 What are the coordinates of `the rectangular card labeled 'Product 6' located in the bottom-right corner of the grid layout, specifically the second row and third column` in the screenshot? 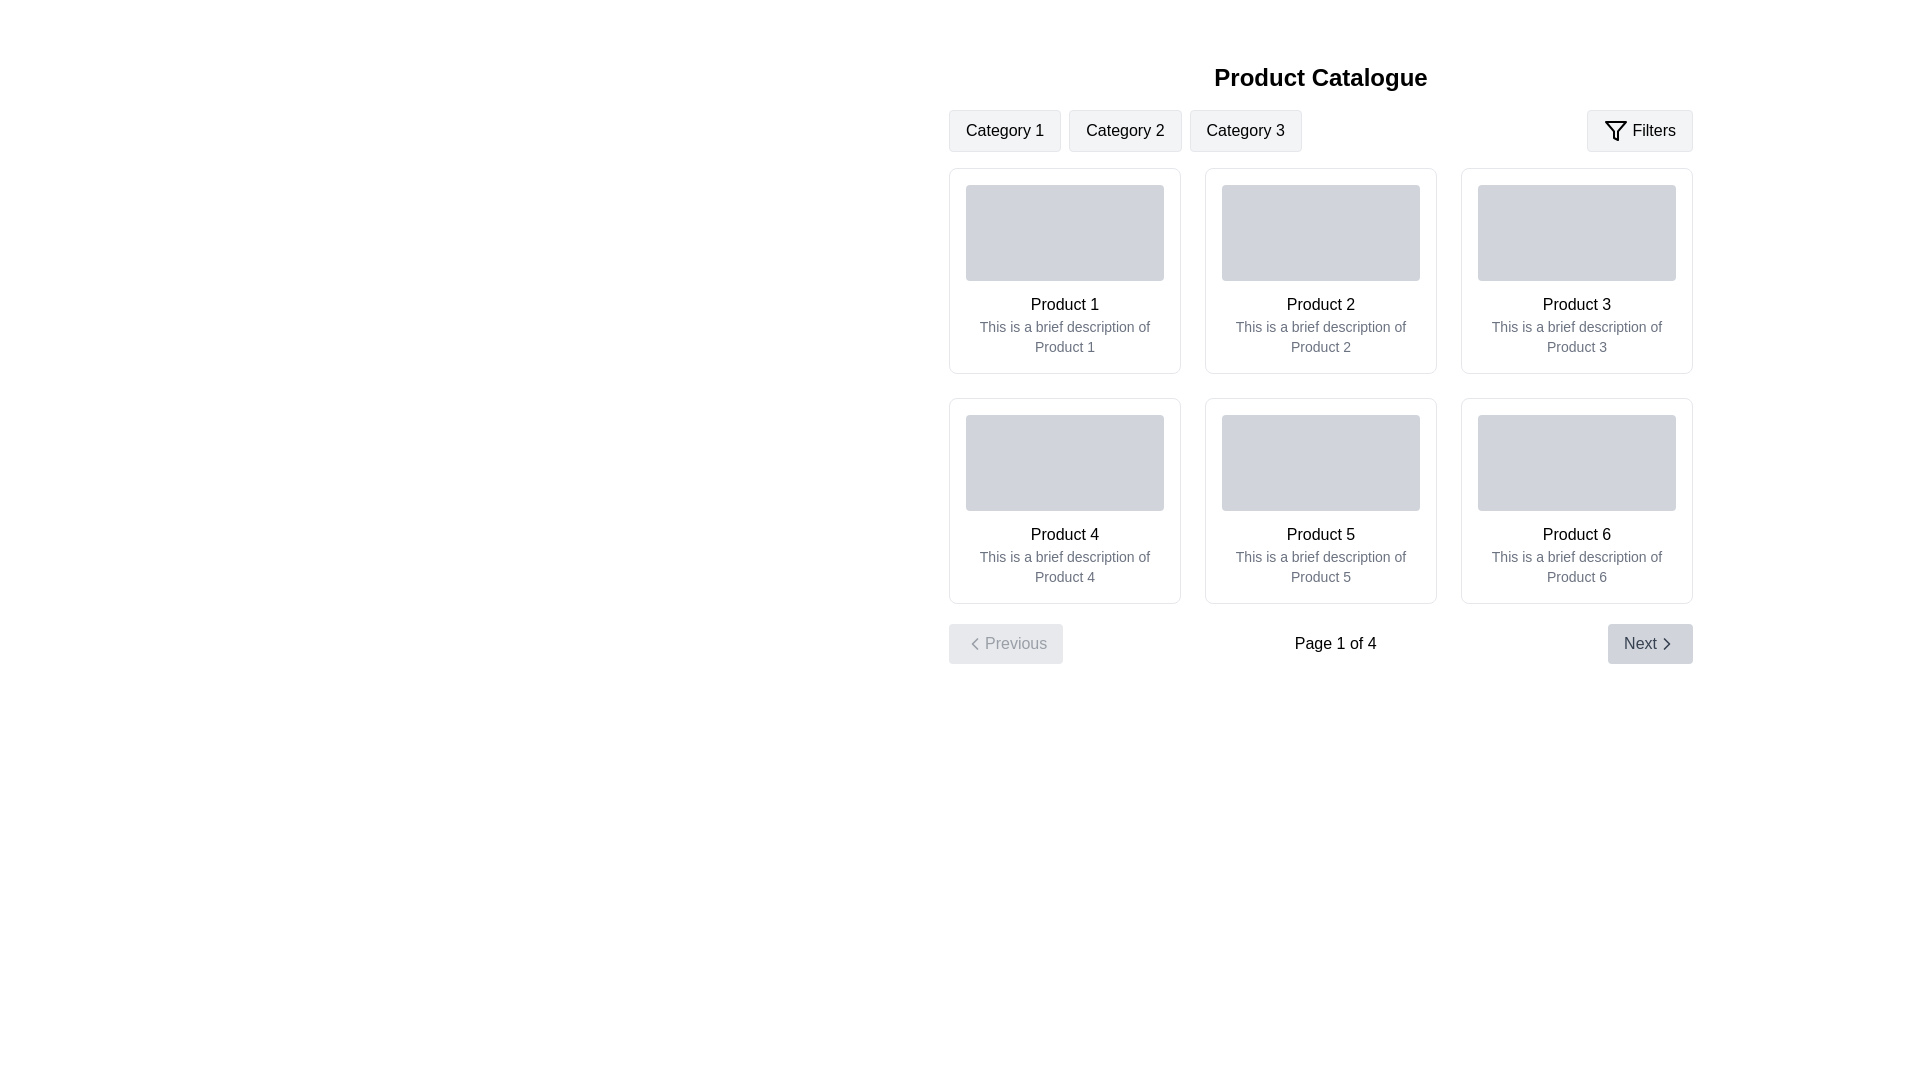 It's located at (1576, 500).